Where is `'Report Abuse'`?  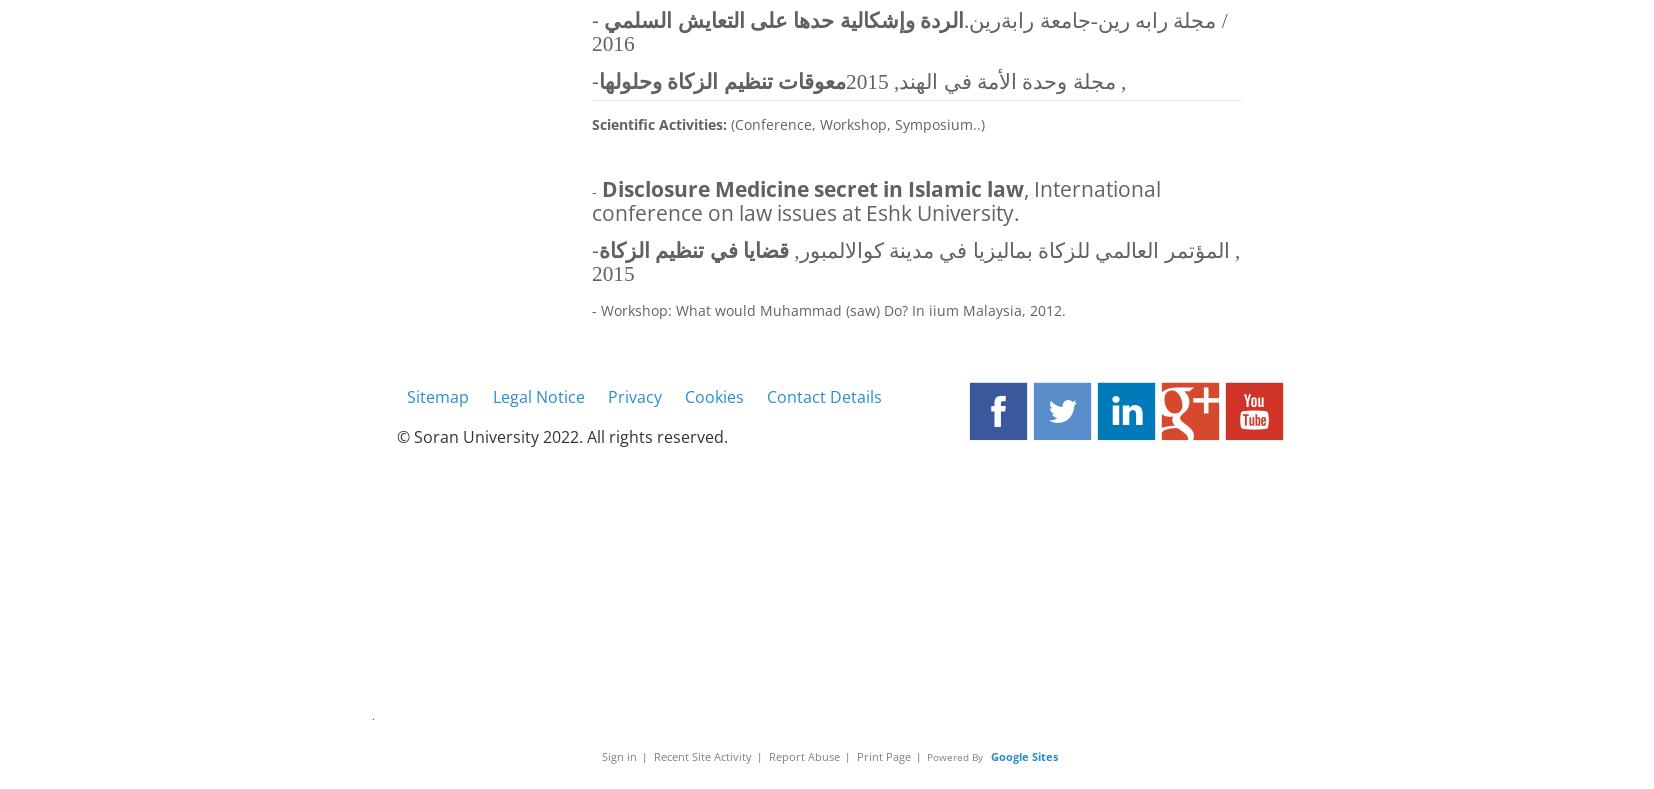
'Report Abuse' is located at coordinates (803, 755).